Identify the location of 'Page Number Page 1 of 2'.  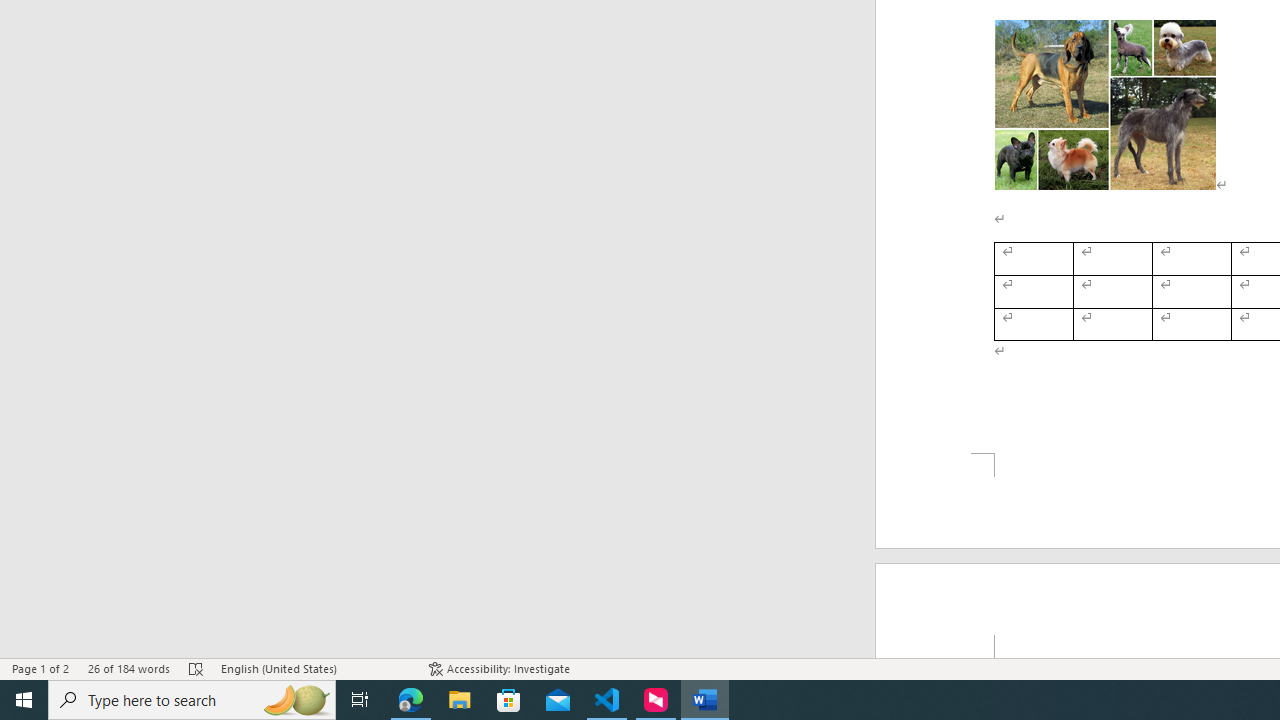
(40, 669).